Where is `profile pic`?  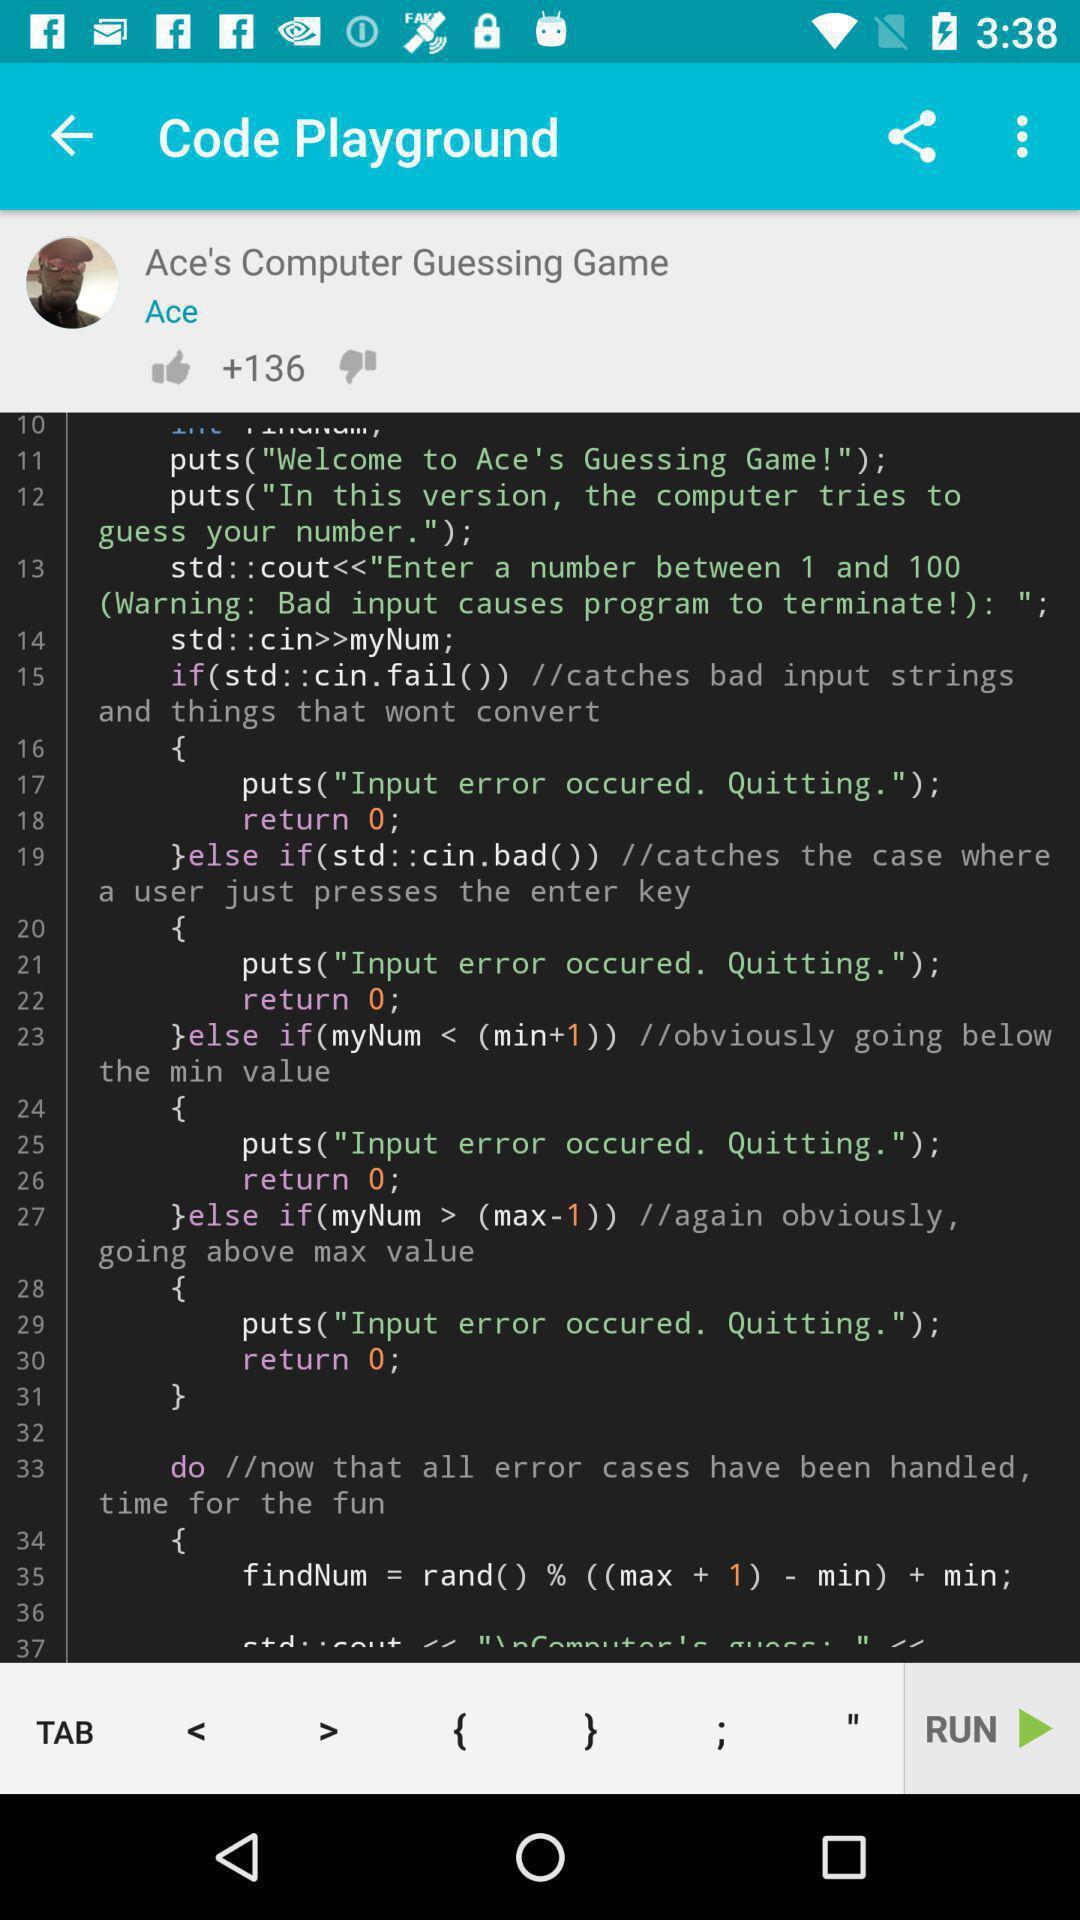 profile pic is located at coordinates (71, 281).